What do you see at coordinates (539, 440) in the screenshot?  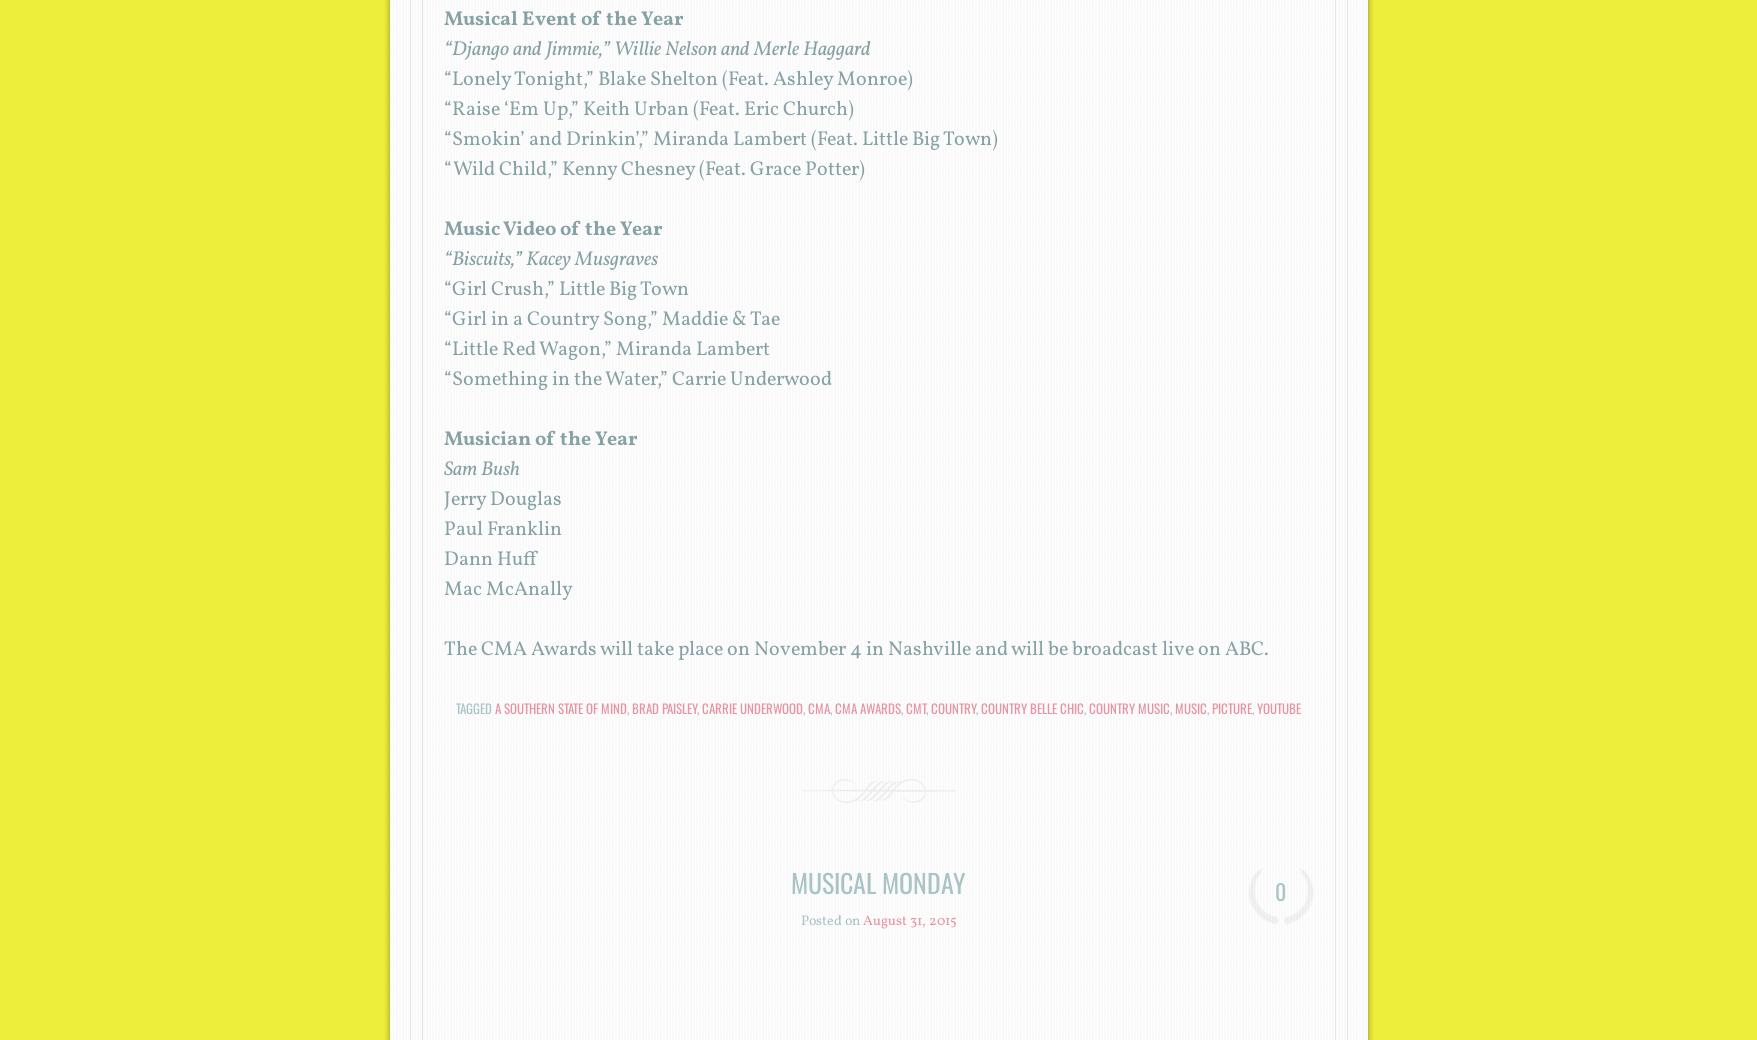 I see `'Musician of the Year'` at bounding box center [539, 440].